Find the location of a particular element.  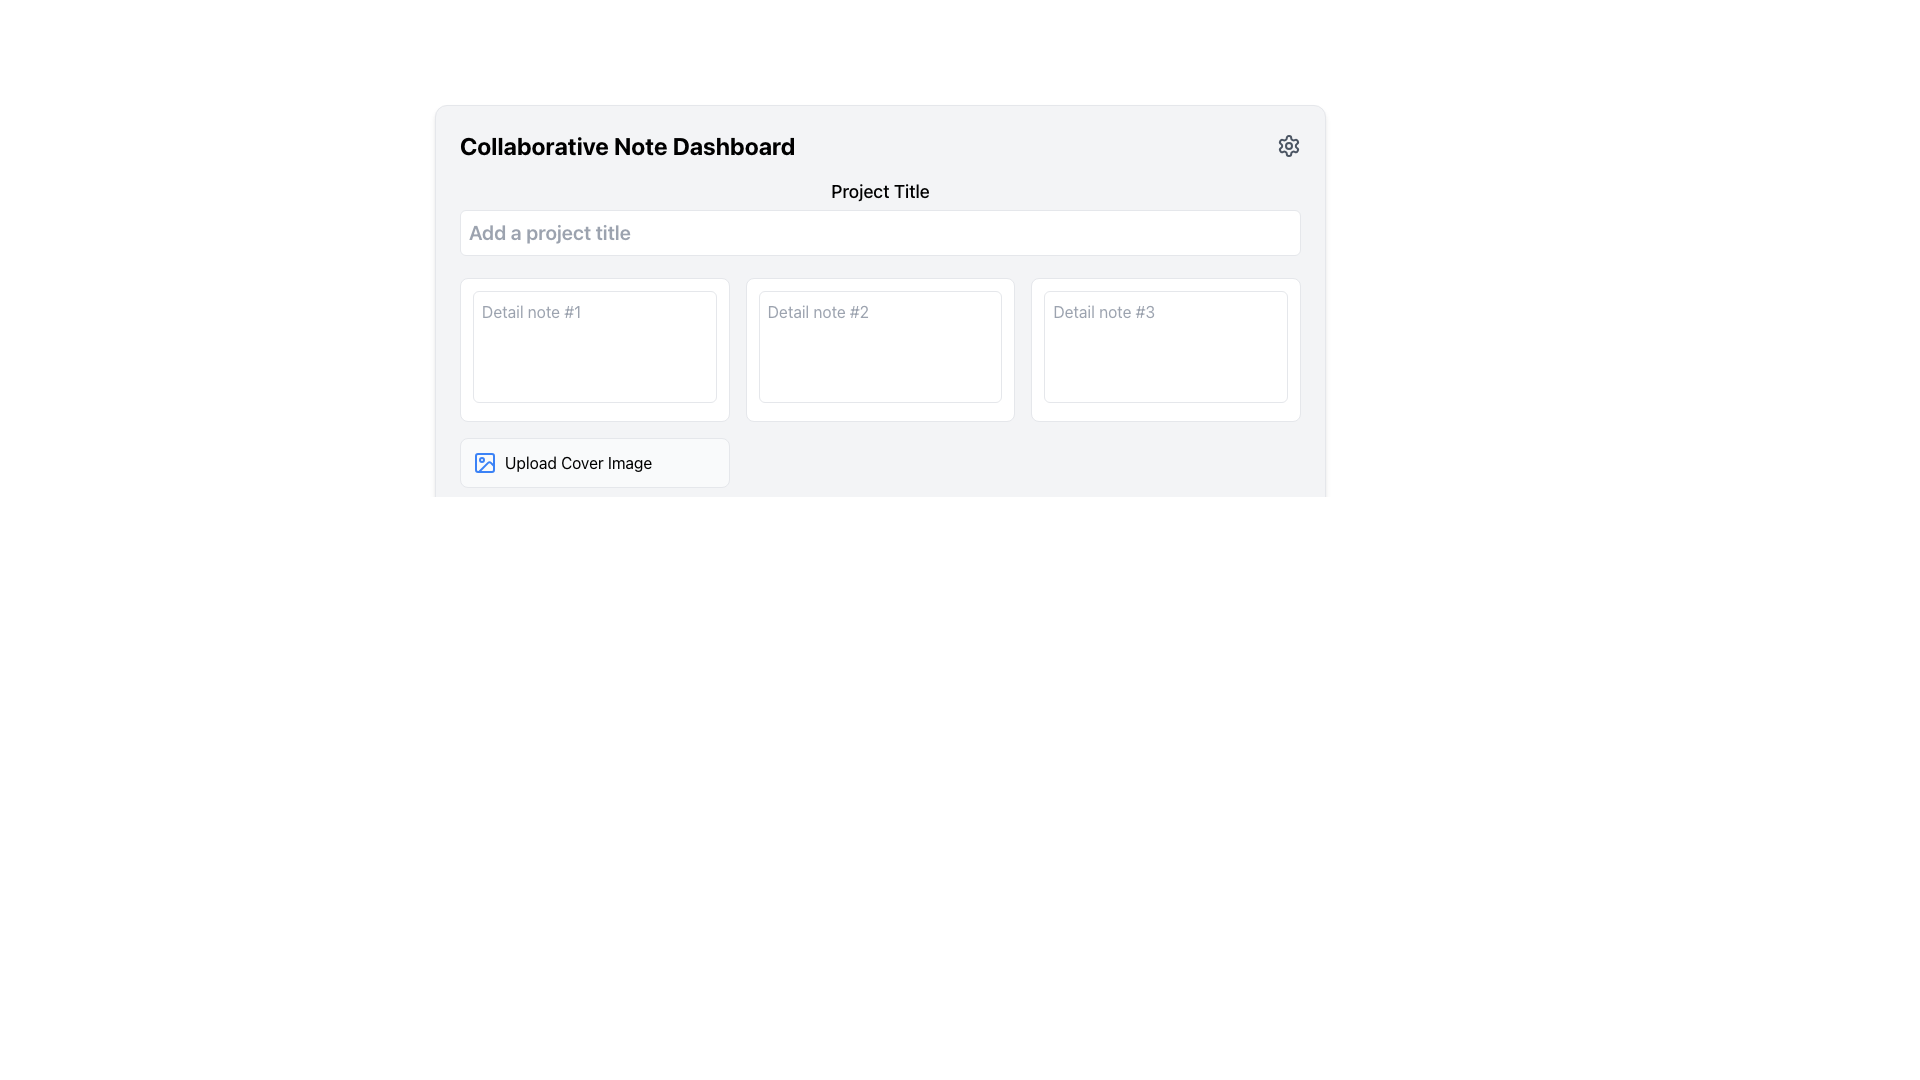

the 'Upload Cover Image' label, which is a text string beside a blue image icon located below three input fields labeled 'Detail note #1', 'Detail note #2', and 'Detail note #3' is located at coordinates (577, 462).